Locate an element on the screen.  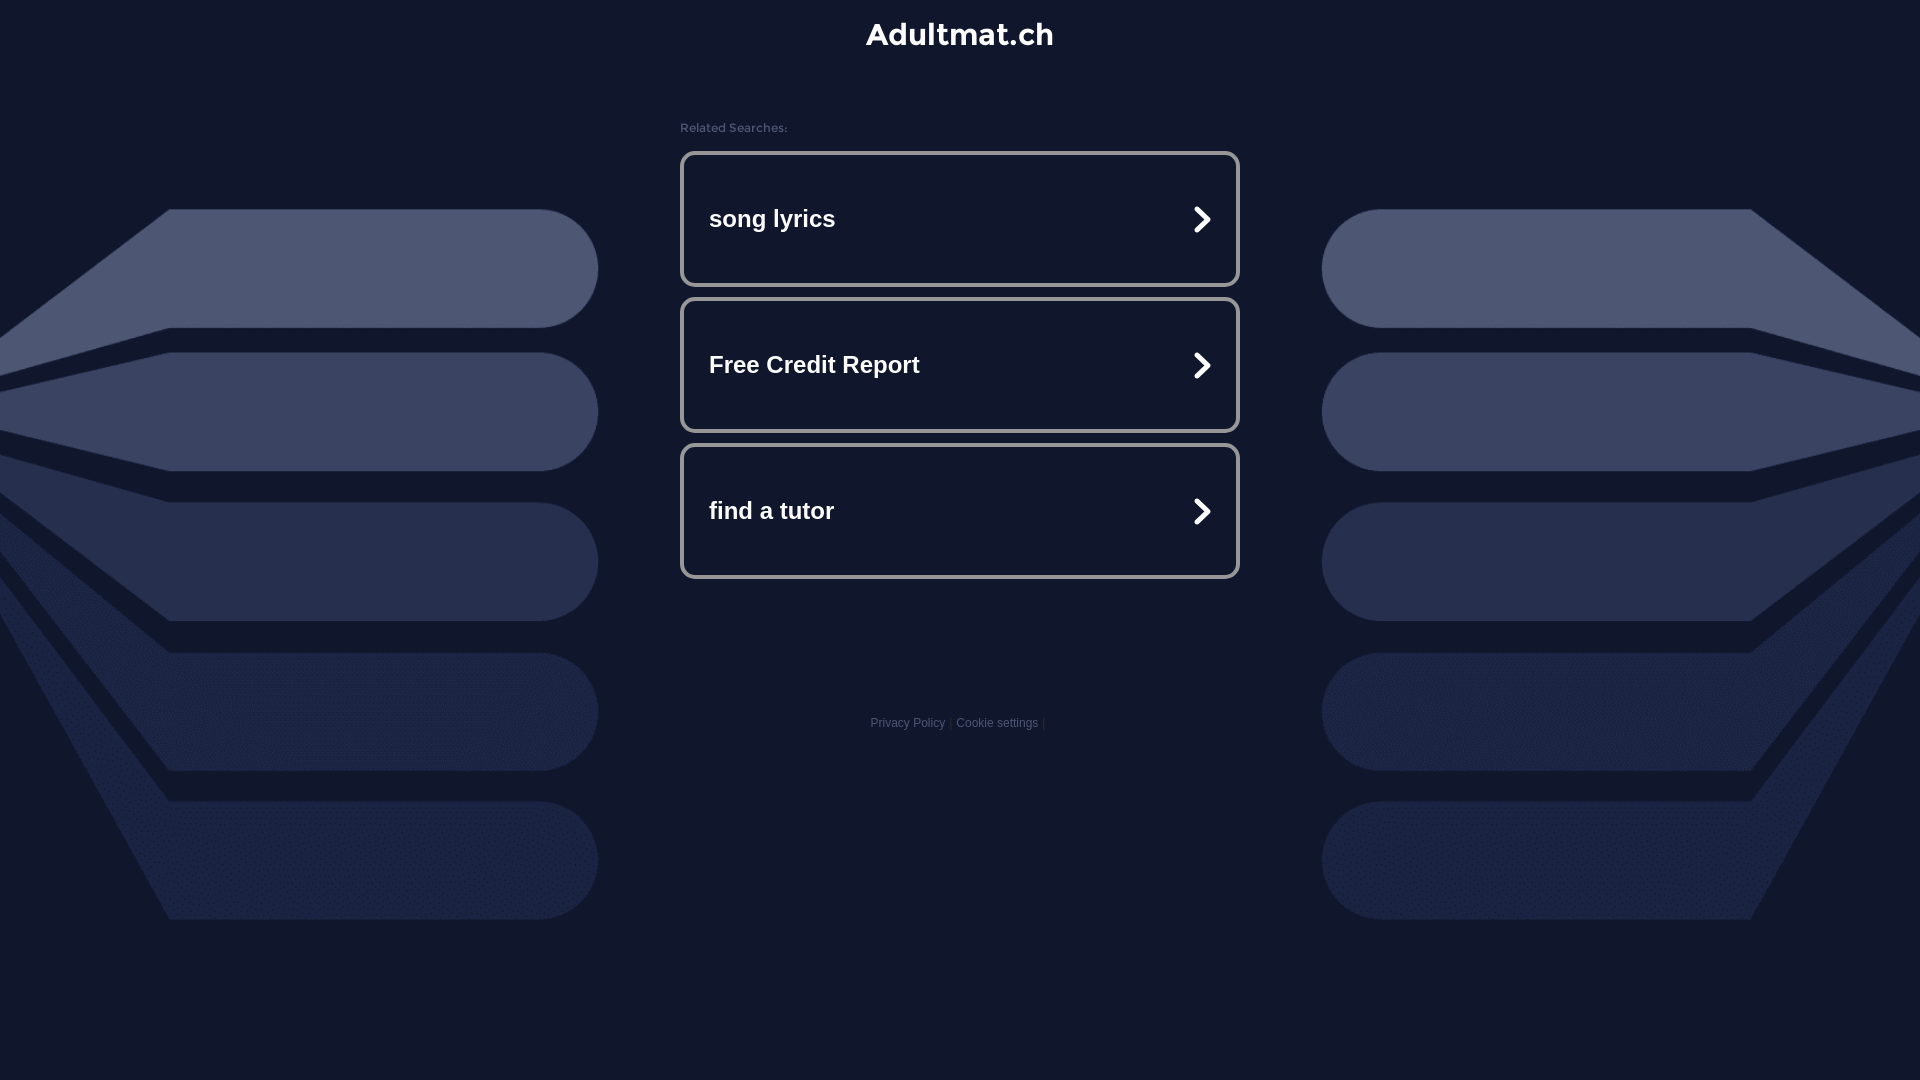
'Privacy Policy' is located at coordinates (906, 722).